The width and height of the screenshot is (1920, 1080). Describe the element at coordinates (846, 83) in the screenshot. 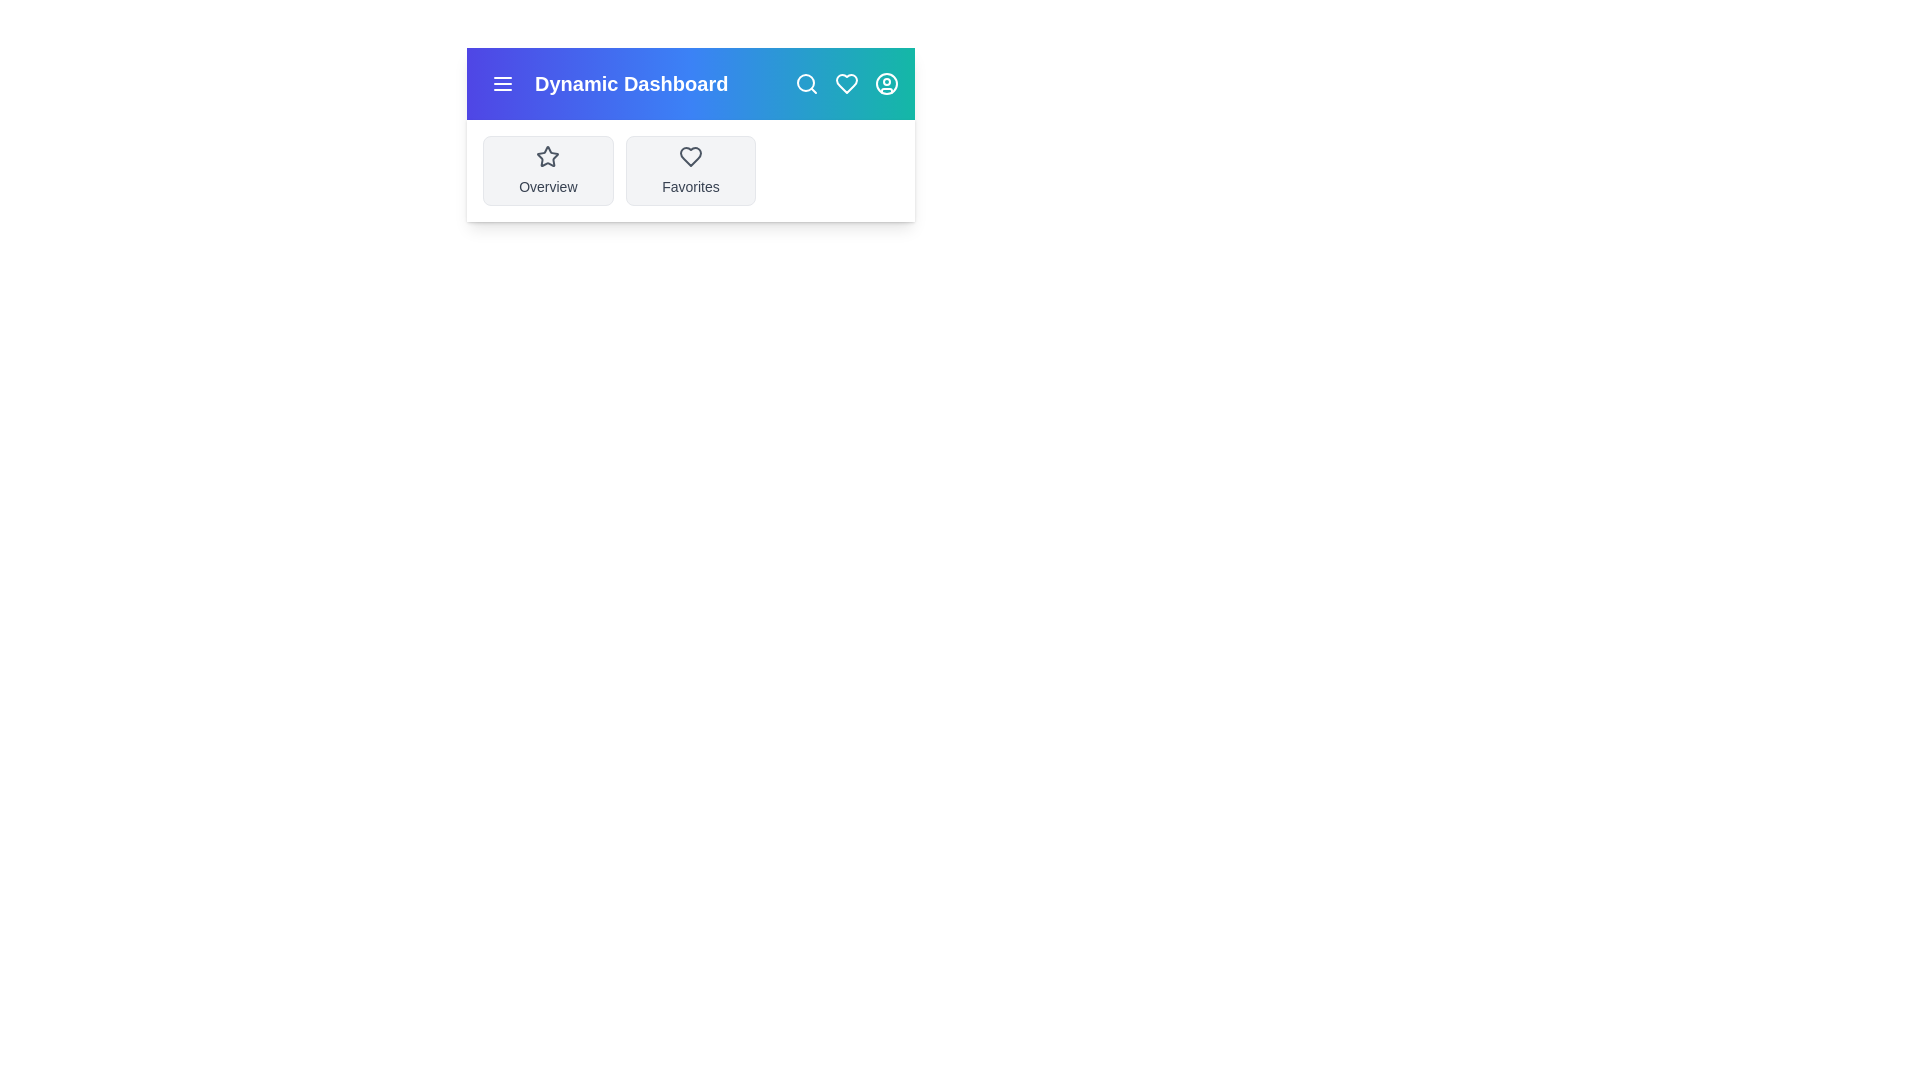

I see `the heart icon to mark as favorite` at that location.